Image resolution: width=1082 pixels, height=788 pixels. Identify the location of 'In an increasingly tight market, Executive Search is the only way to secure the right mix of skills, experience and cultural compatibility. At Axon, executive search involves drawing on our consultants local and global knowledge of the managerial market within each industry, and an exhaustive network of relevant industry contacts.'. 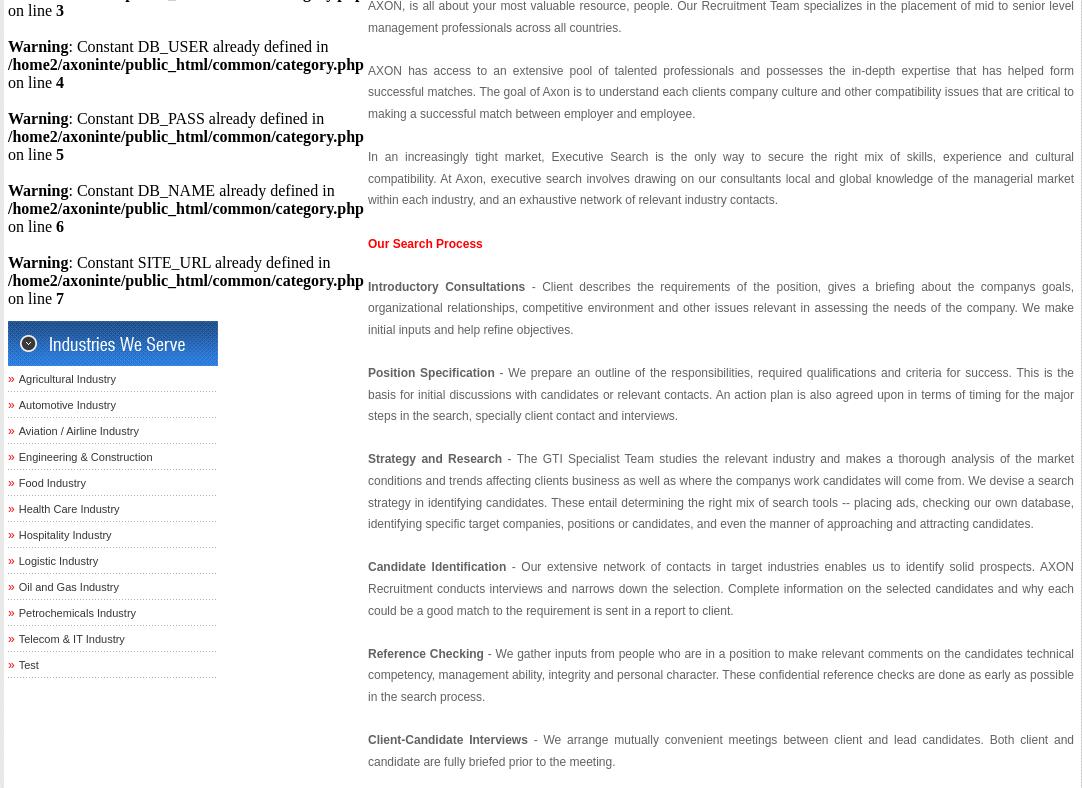
(367, 178).